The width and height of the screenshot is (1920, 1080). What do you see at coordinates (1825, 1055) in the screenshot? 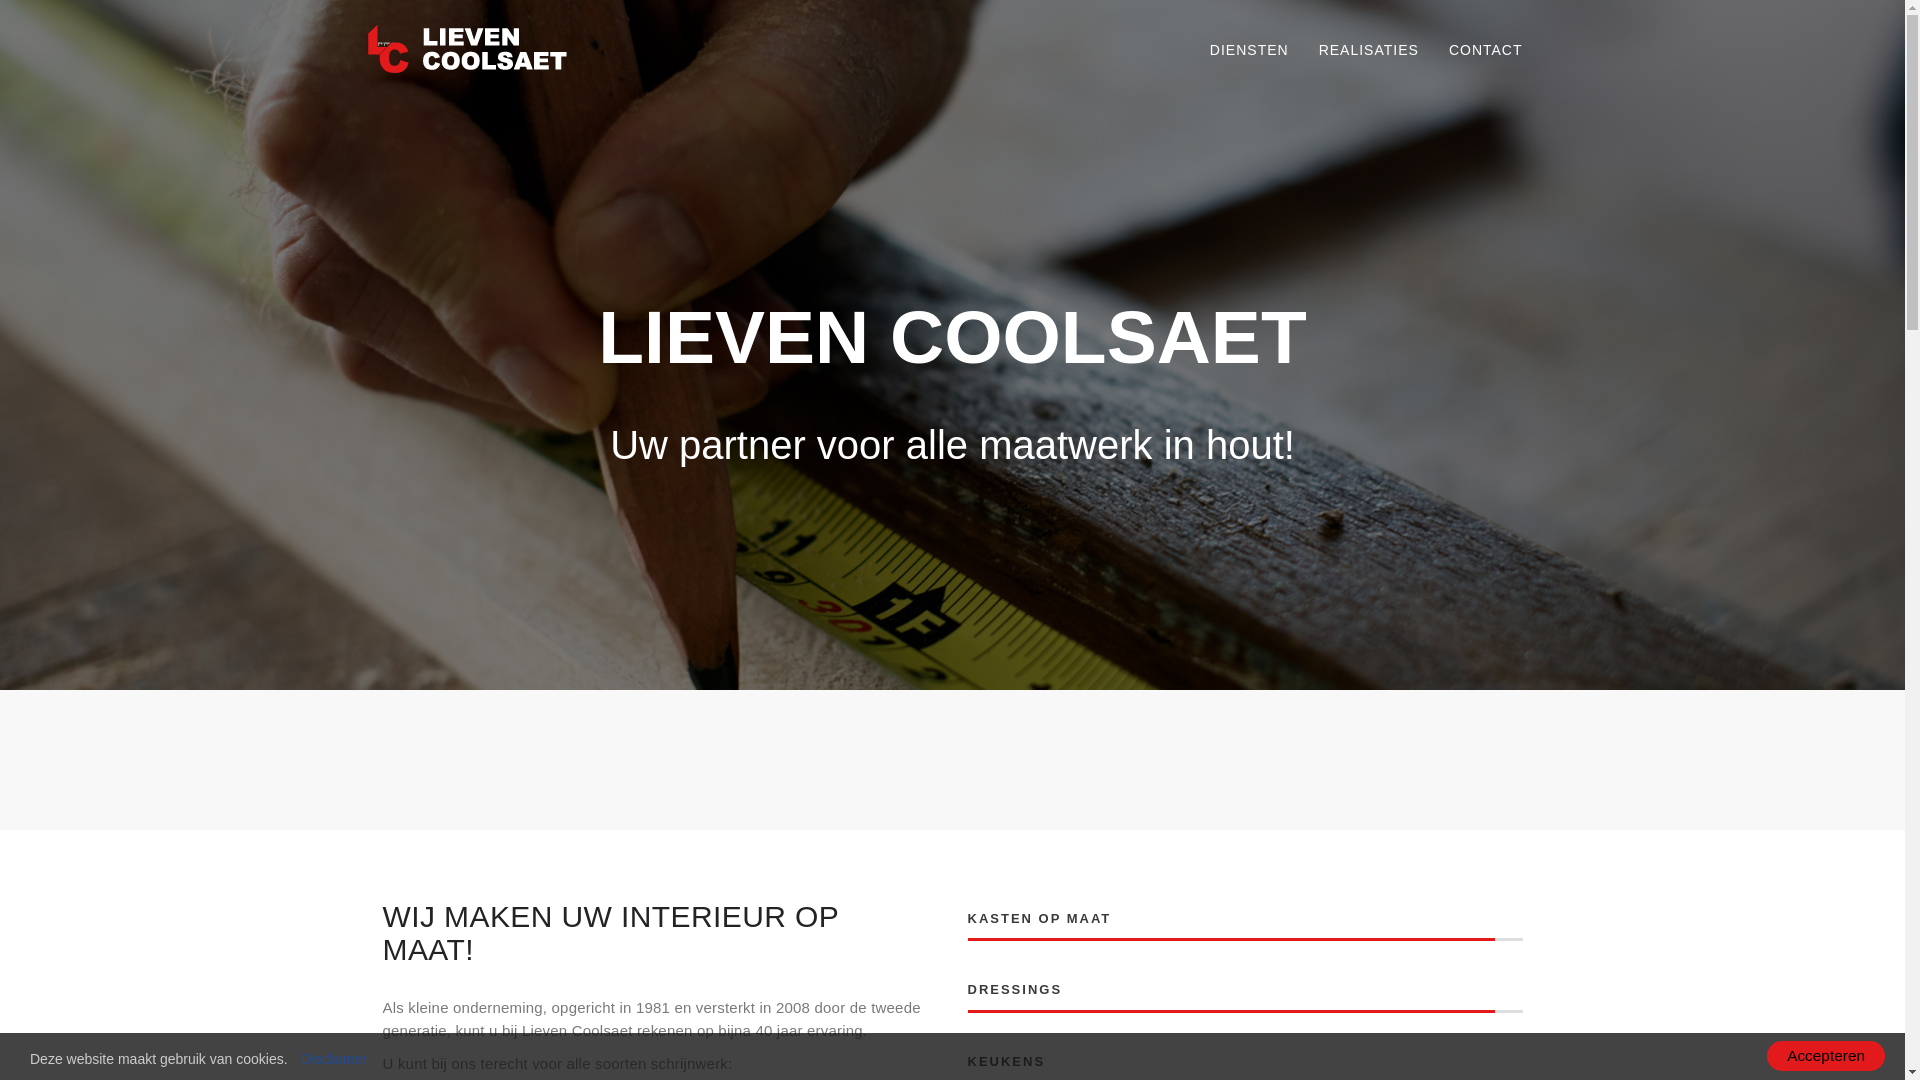
I see `'Accepteren'` at bounding box center [1825, 1055].